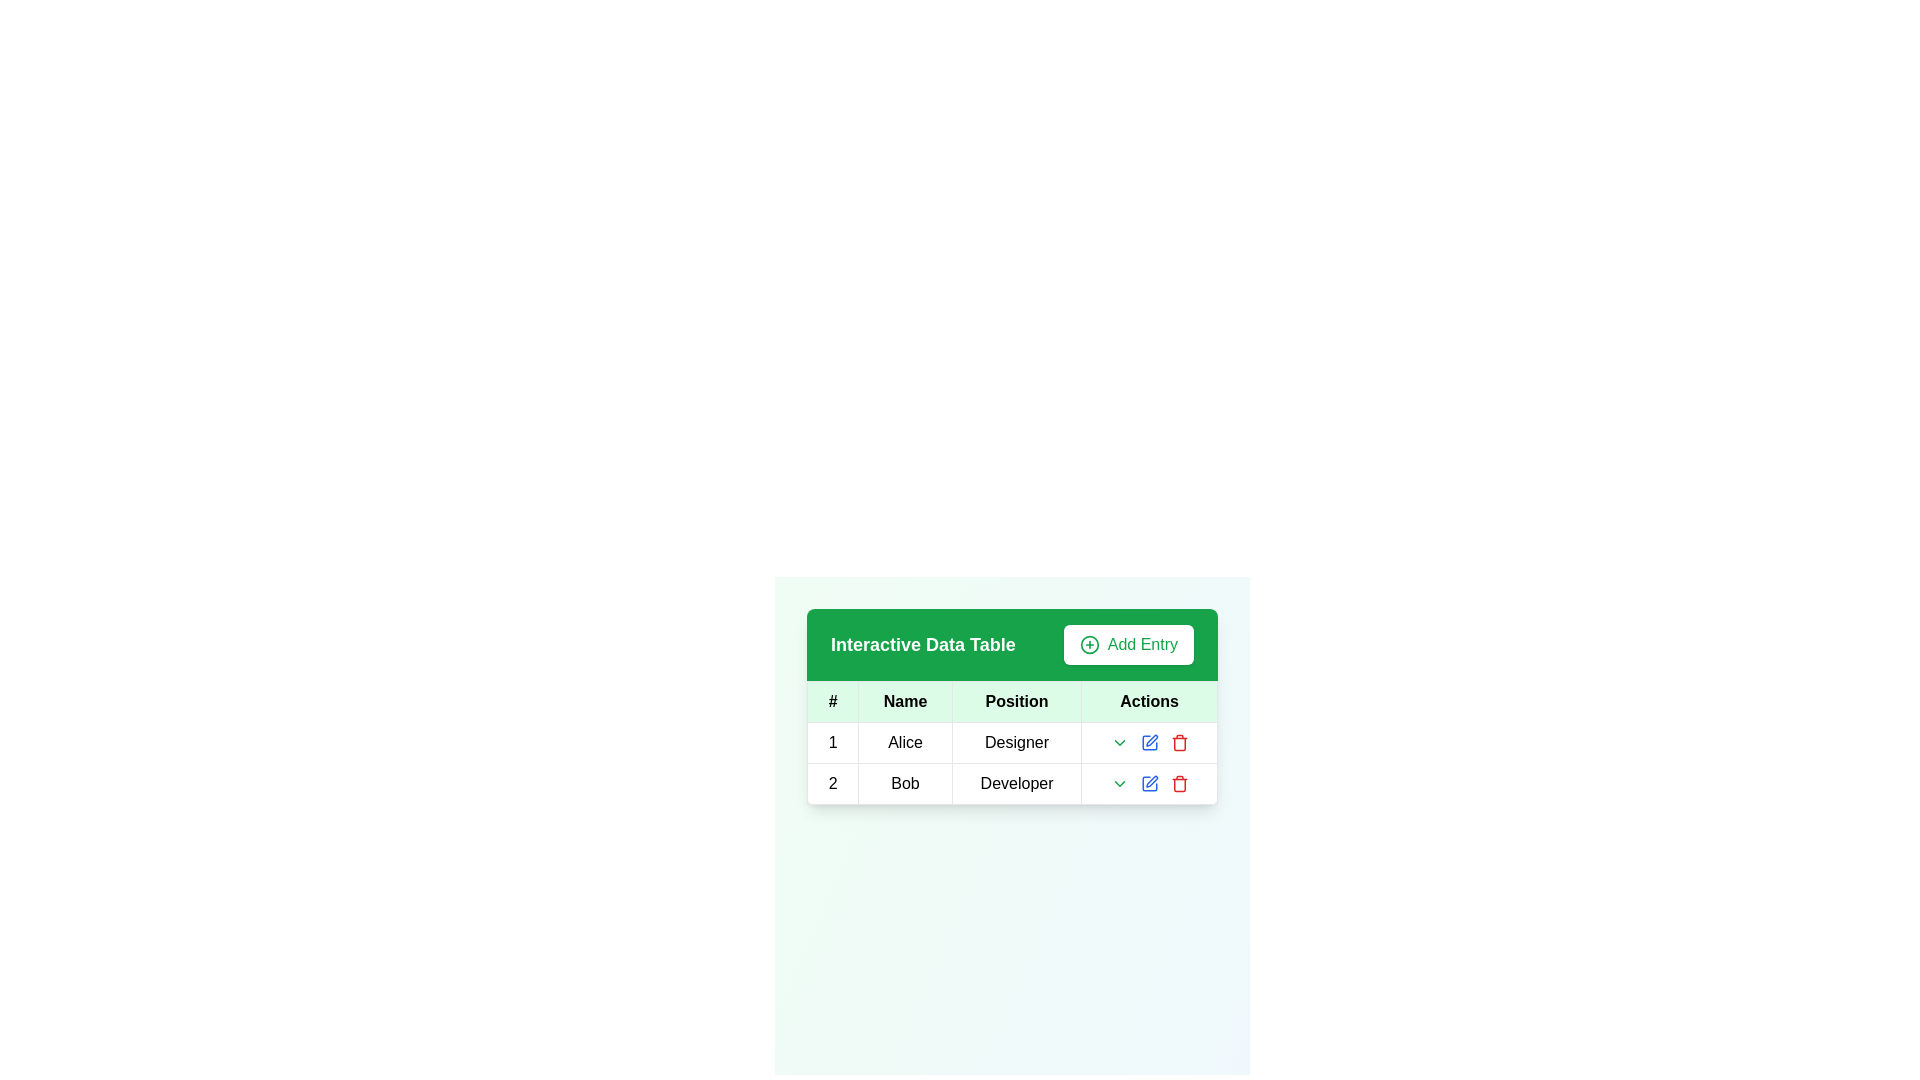  Describe the element at coordinates (1179, 743) in the screenshot. I see `the red trash bin icon button in the Actions column of the second row` at that location.